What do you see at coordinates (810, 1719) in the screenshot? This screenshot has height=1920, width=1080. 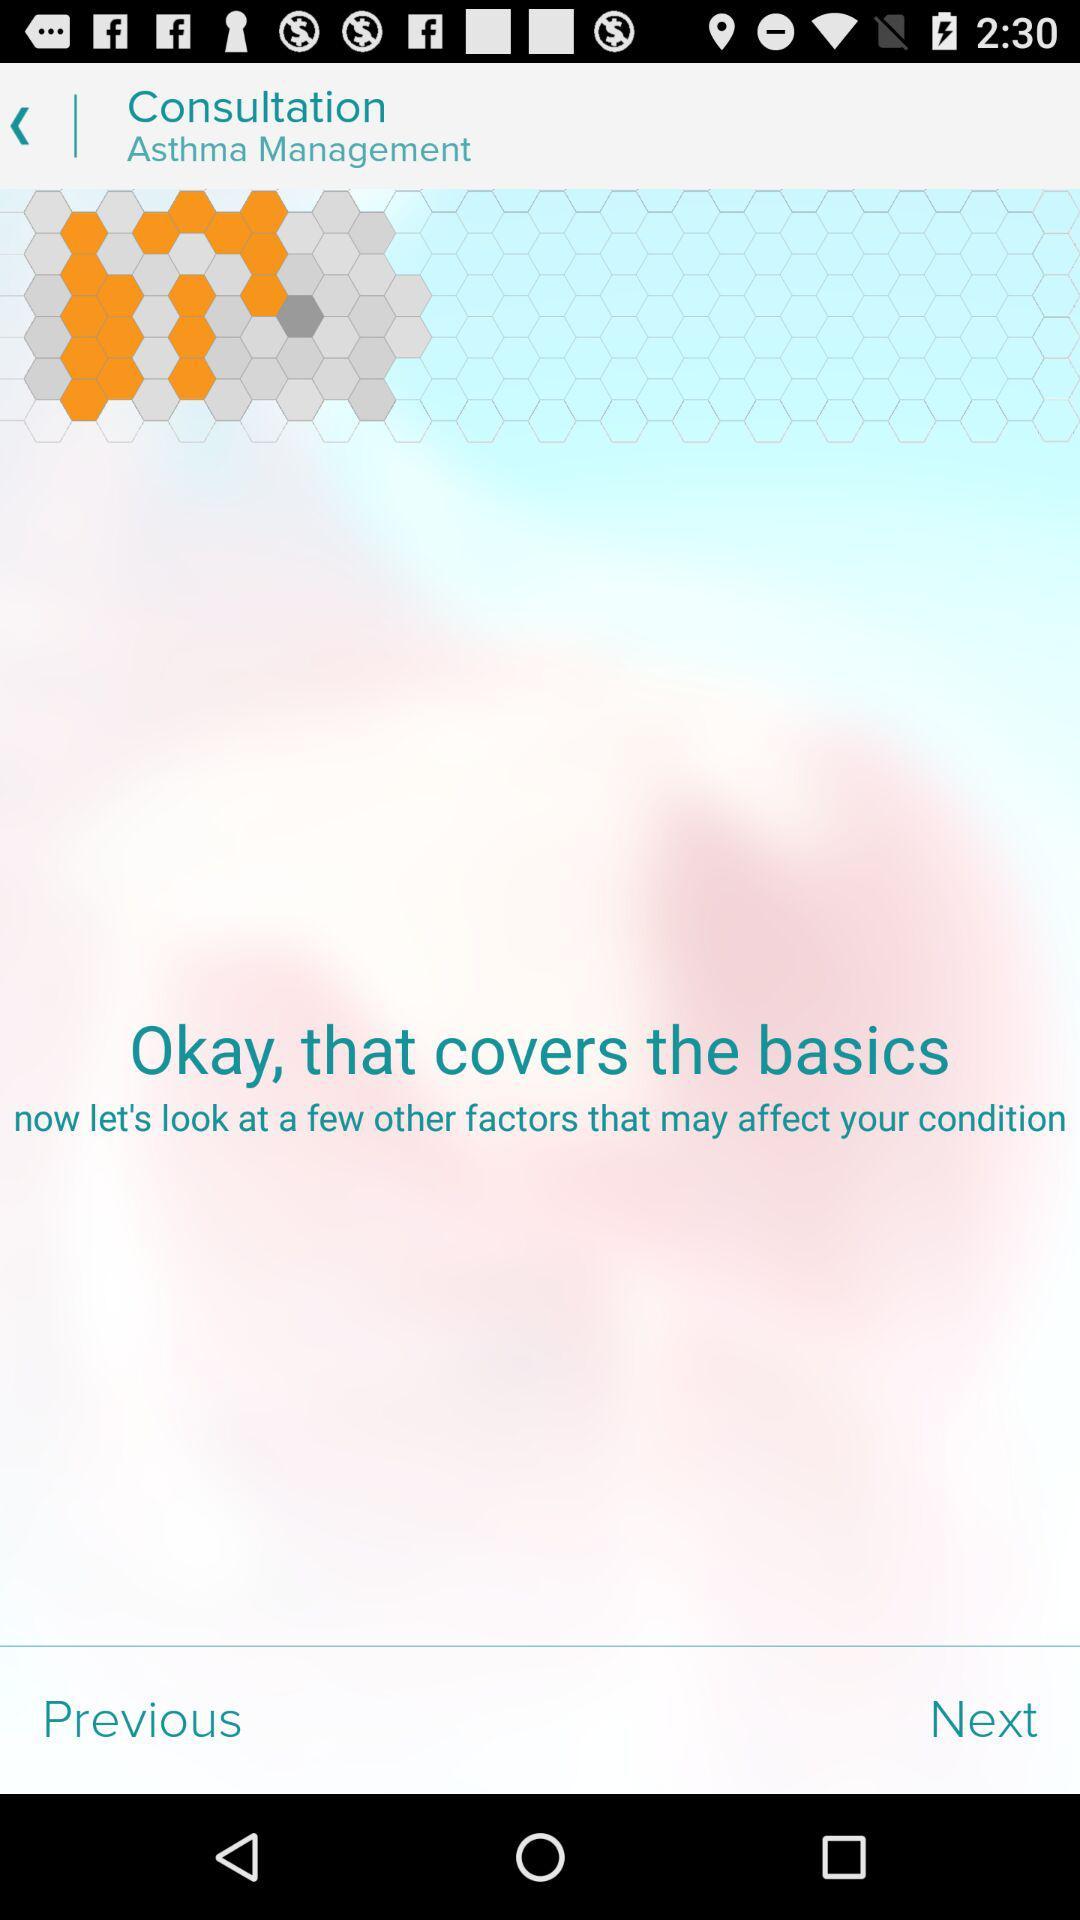 I see `the icon next to the previous icon` at bounding box center [810, 1719].